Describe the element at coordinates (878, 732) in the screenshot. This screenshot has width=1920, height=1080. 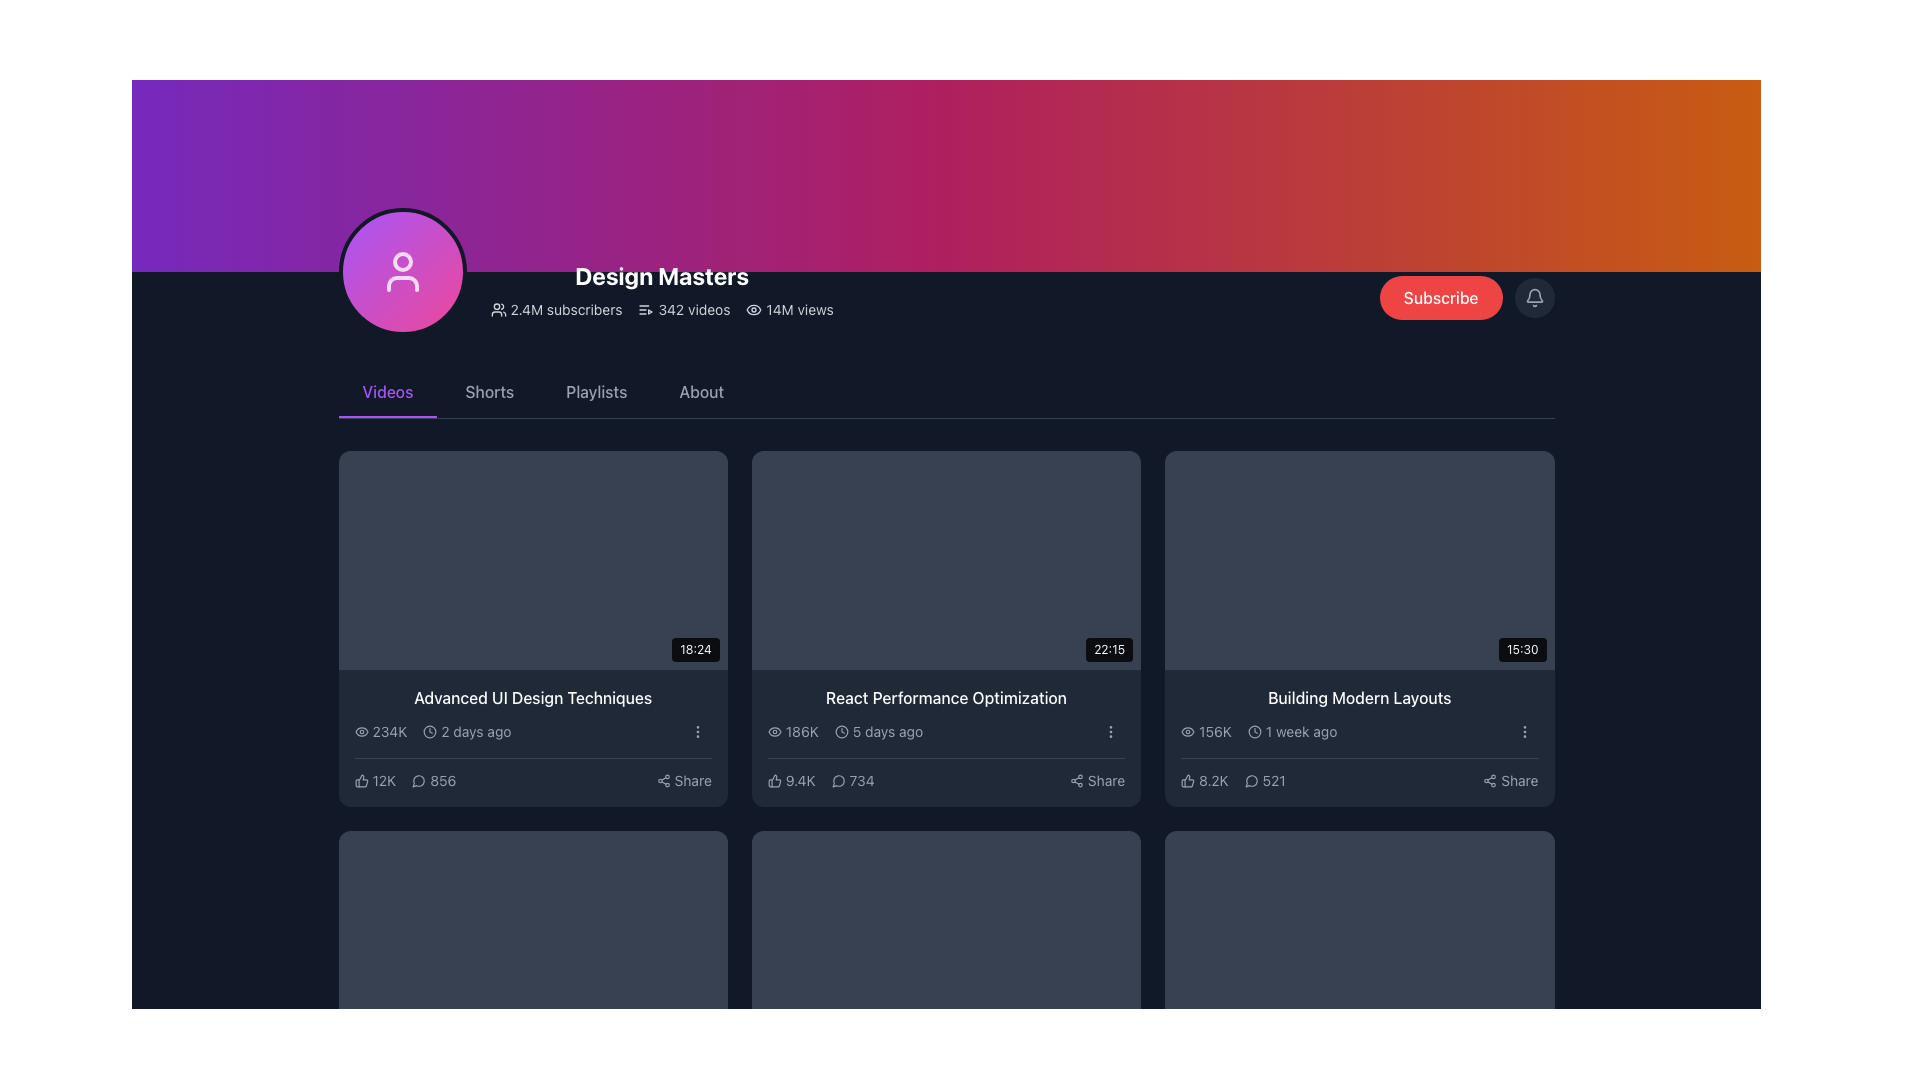
I see `the text label with an accompanying icon that indicates the upload or update timeframe of the associated content, located under the view count '186K' in the 'React Performance Optimization' card` at that location.